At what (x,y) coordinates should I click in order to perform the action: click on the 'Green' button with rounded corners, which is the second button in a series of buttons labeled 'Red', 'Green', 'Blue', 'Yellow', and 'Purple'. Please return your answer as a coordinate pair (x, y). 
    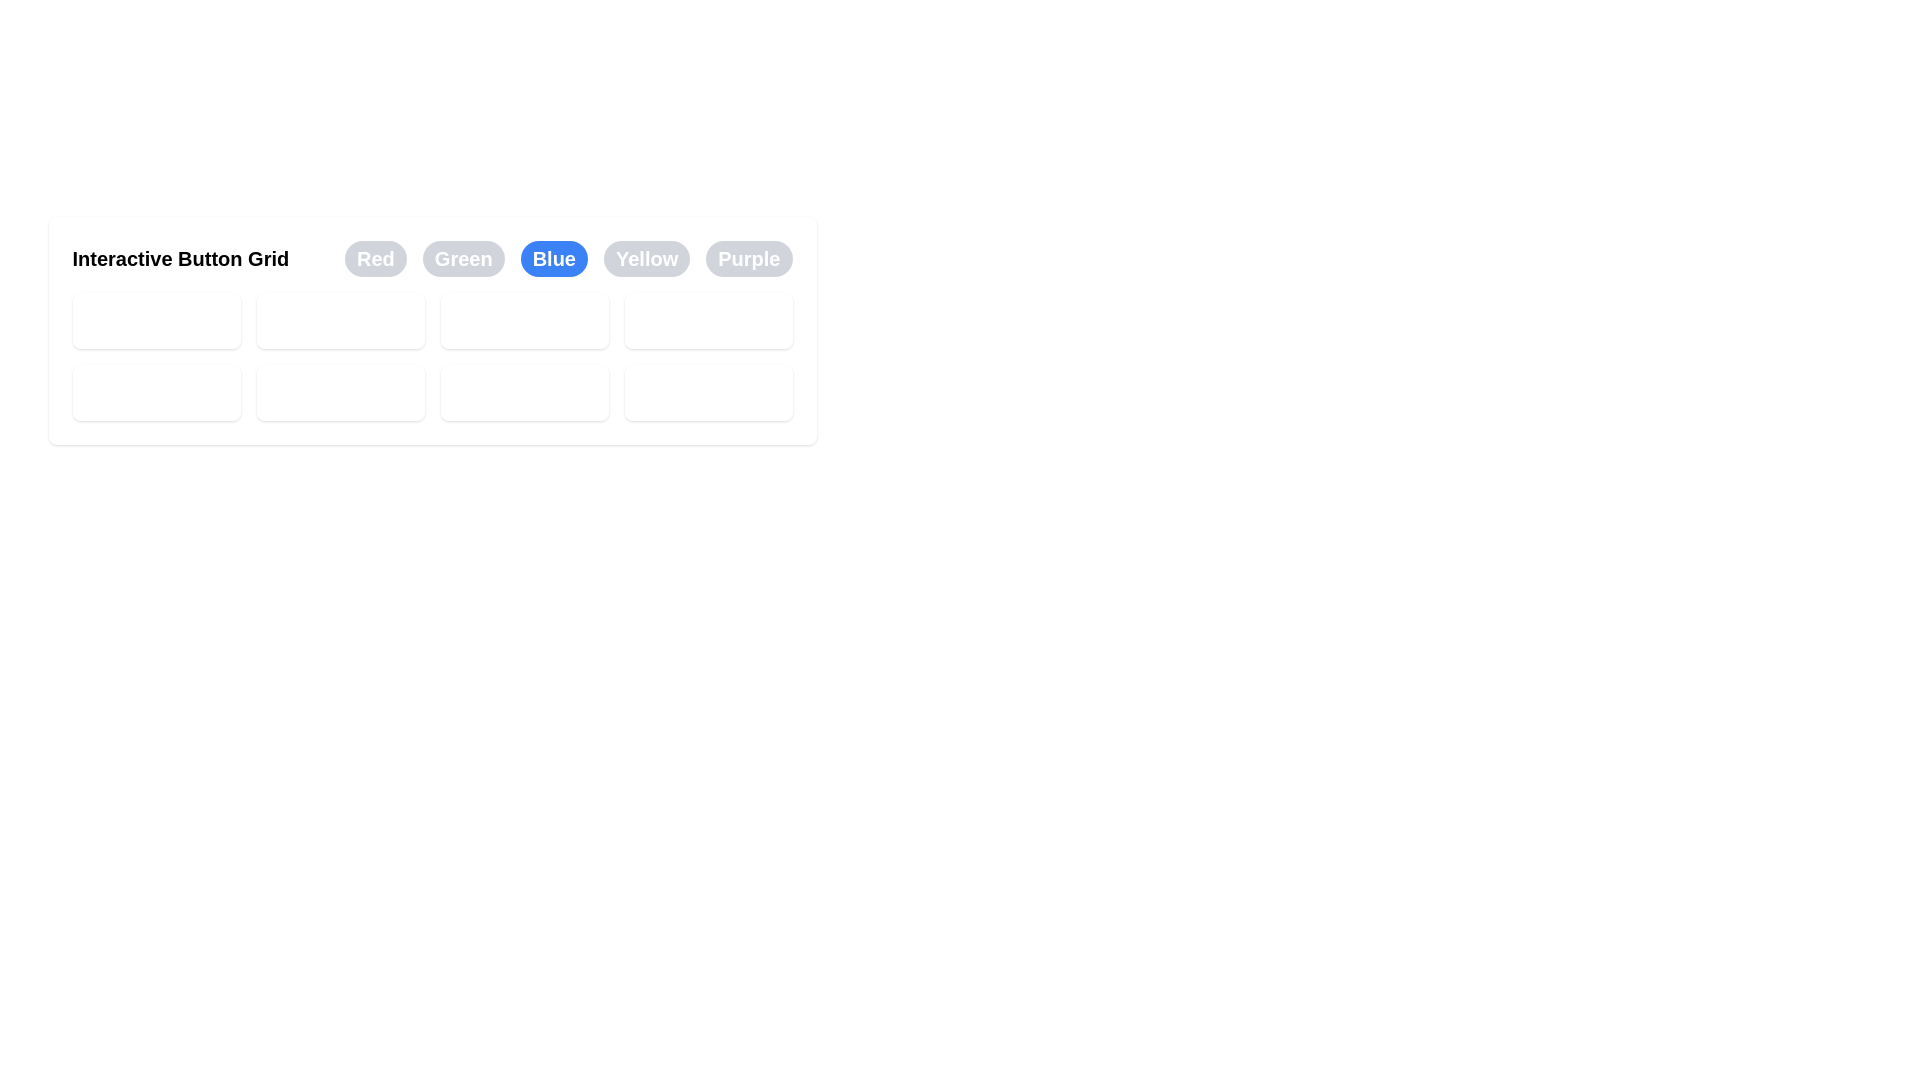
    Looking at the image, I should click on (462, 257).